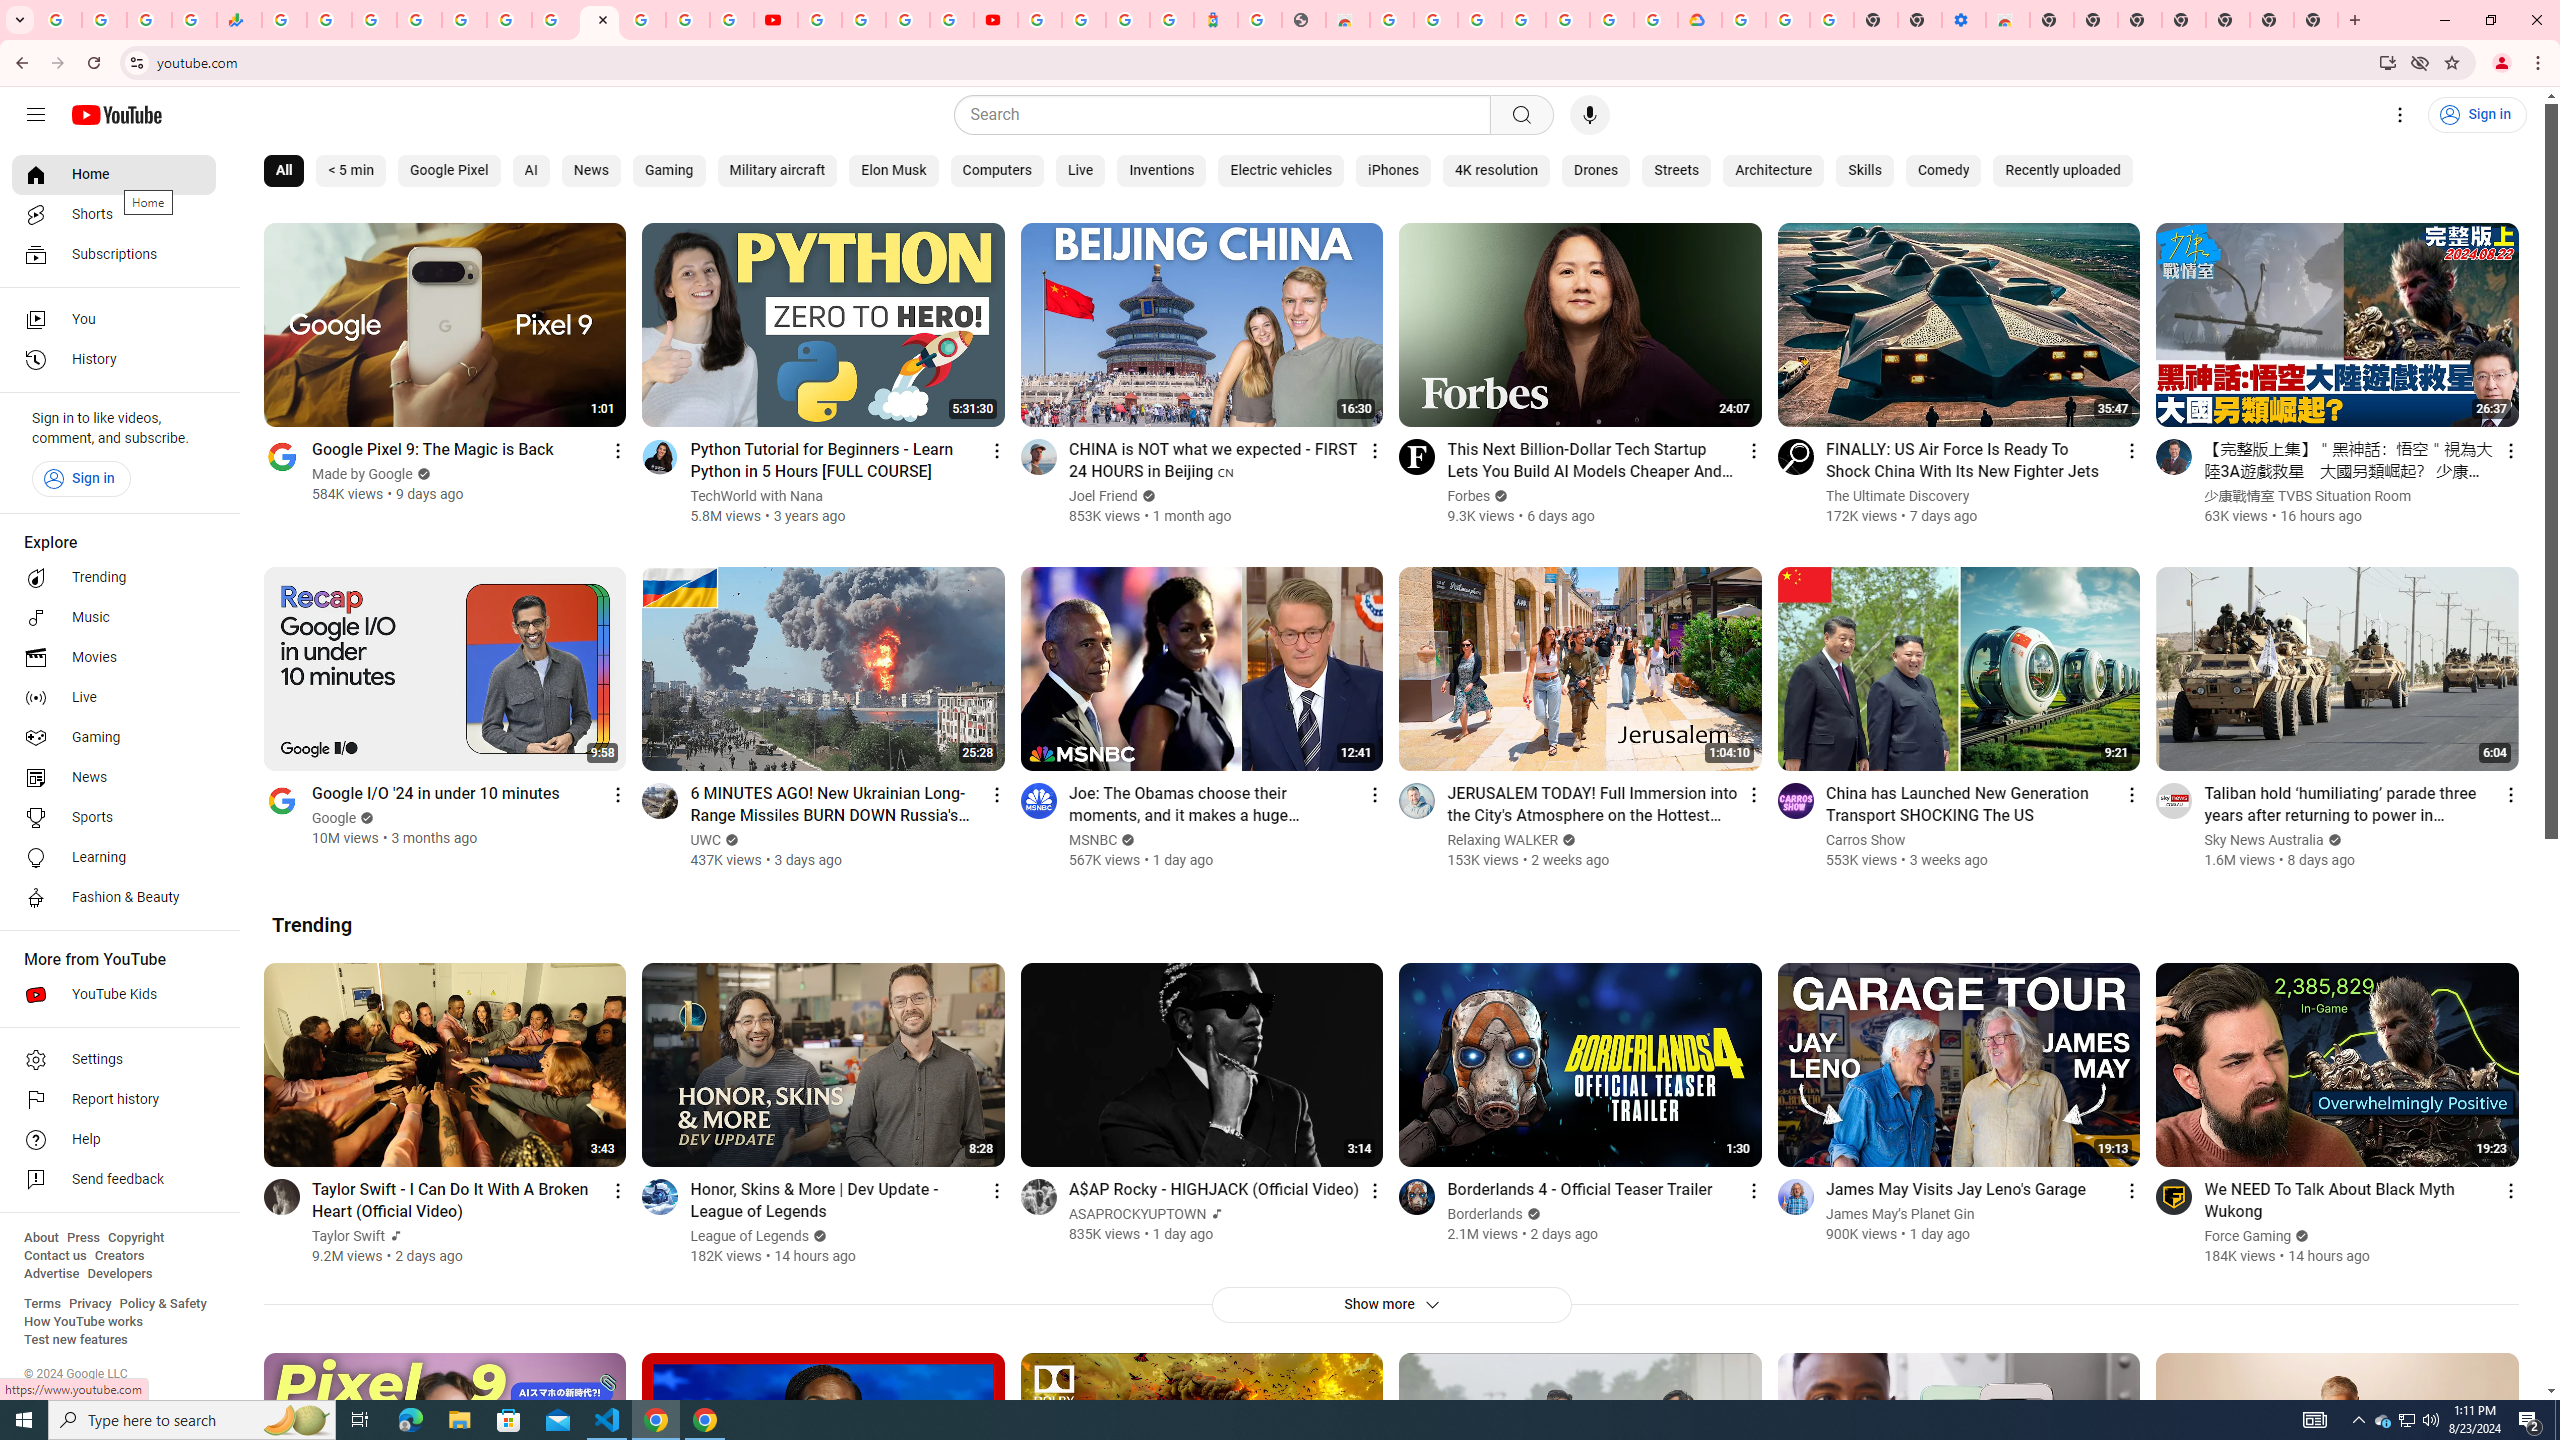  What do you see at coordinates (1102, 495) in the screenshot?
I see `'Joel Friend'` at bounding box center [1102, 495].